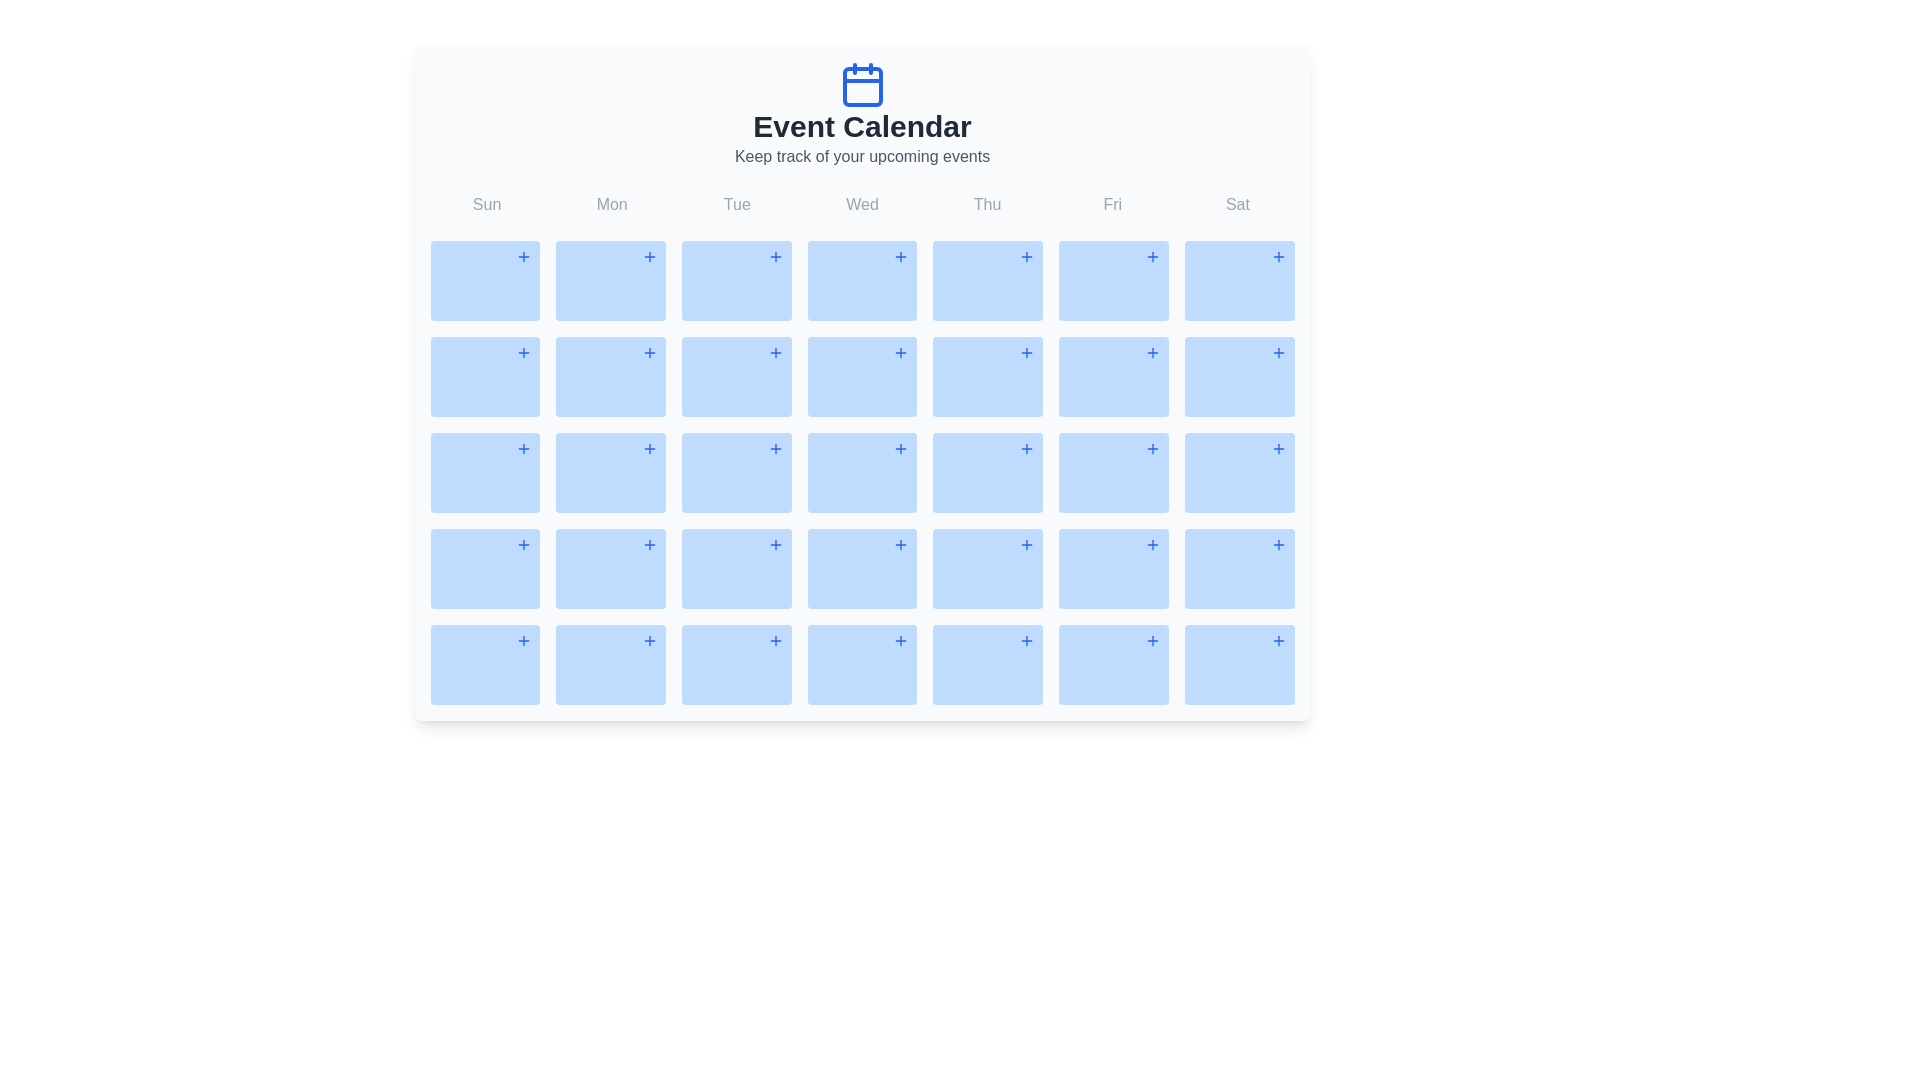 The width and height of the screenshot is (1920, 1080). Describe the element at coordinates (774, 256) in the screenshot. I see `the blue plus icon button located` at that location.